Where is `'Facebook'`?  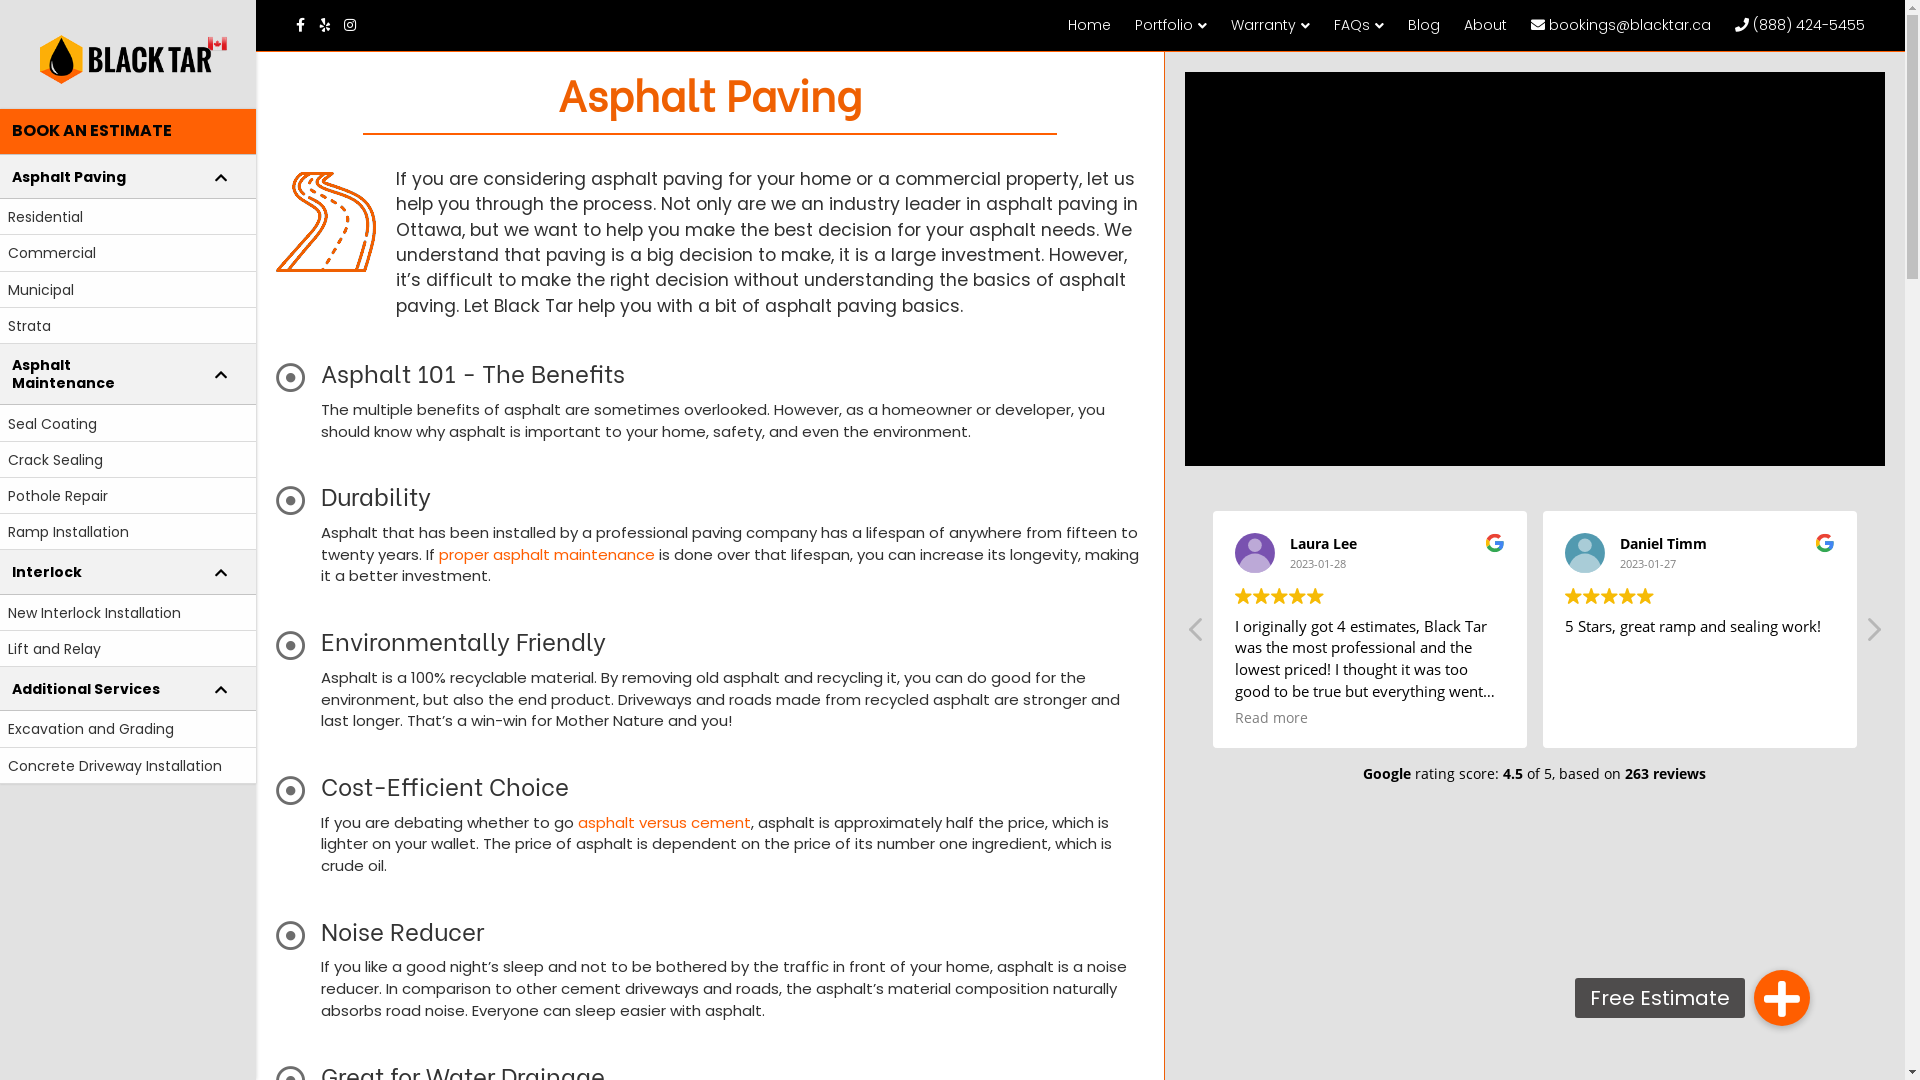 'Facebook' is located at coordinates (306, 23).